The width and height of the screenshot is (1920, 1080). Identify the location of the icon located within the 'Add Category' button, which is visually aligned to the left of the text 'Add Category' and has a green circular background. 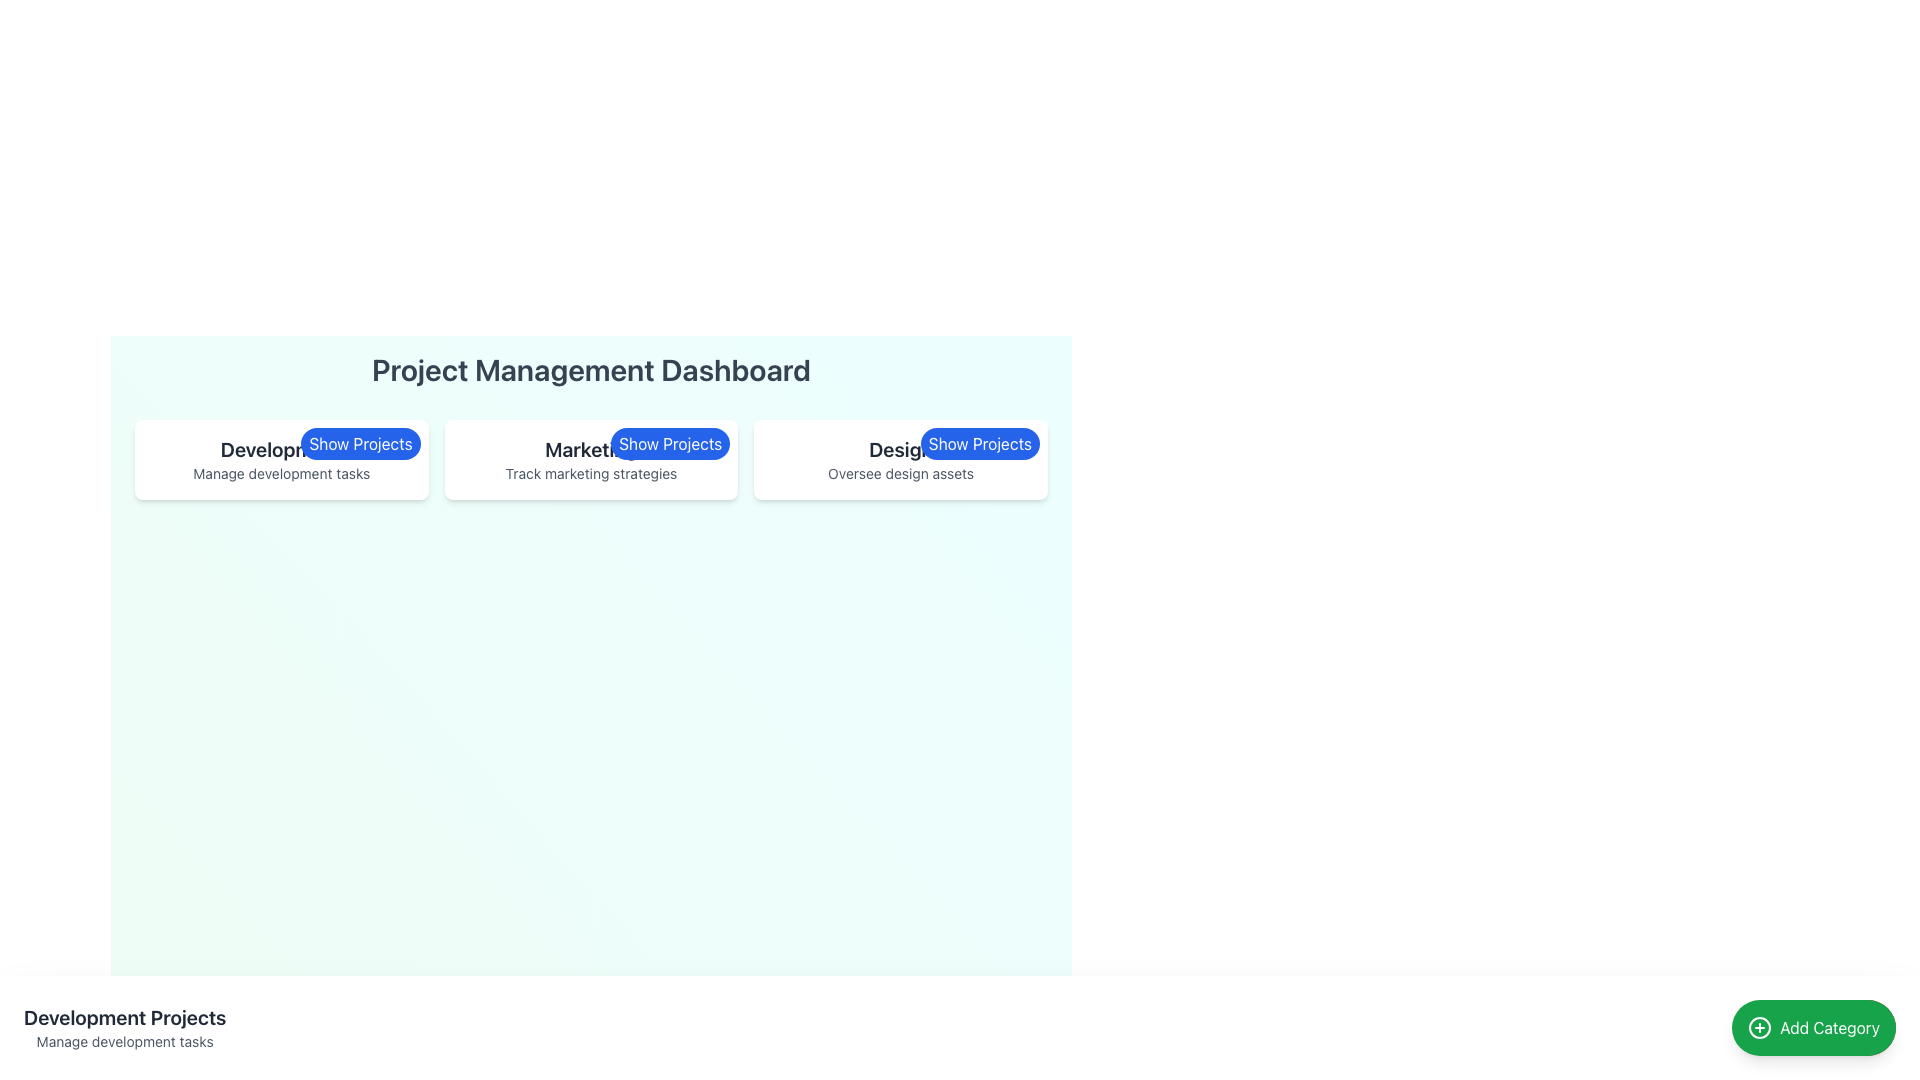
(1760, 1028).